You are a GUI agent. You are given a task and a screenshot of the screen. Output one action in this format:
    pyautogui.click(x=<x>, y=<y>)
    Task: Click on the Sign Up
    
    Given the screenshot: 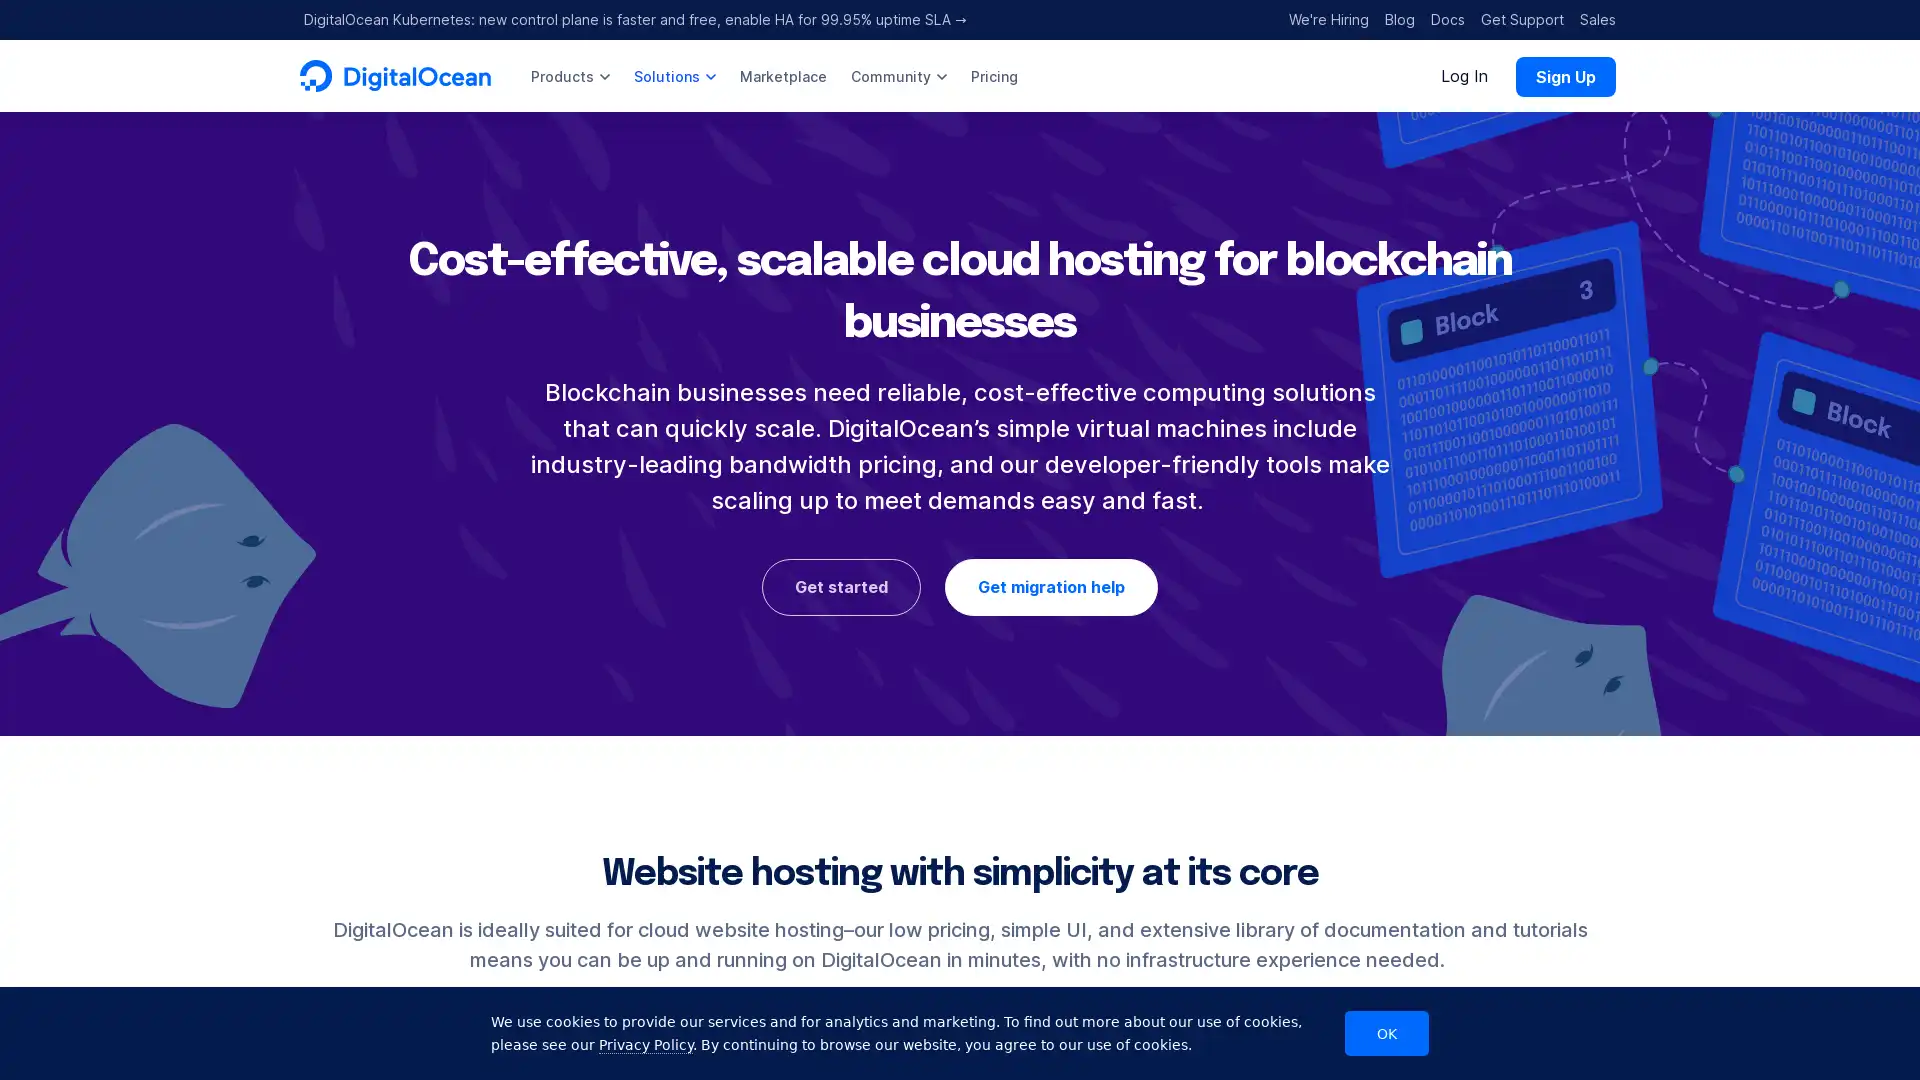 What is the action you would take?
    pyautogui.click(x=1564, y=75)
    